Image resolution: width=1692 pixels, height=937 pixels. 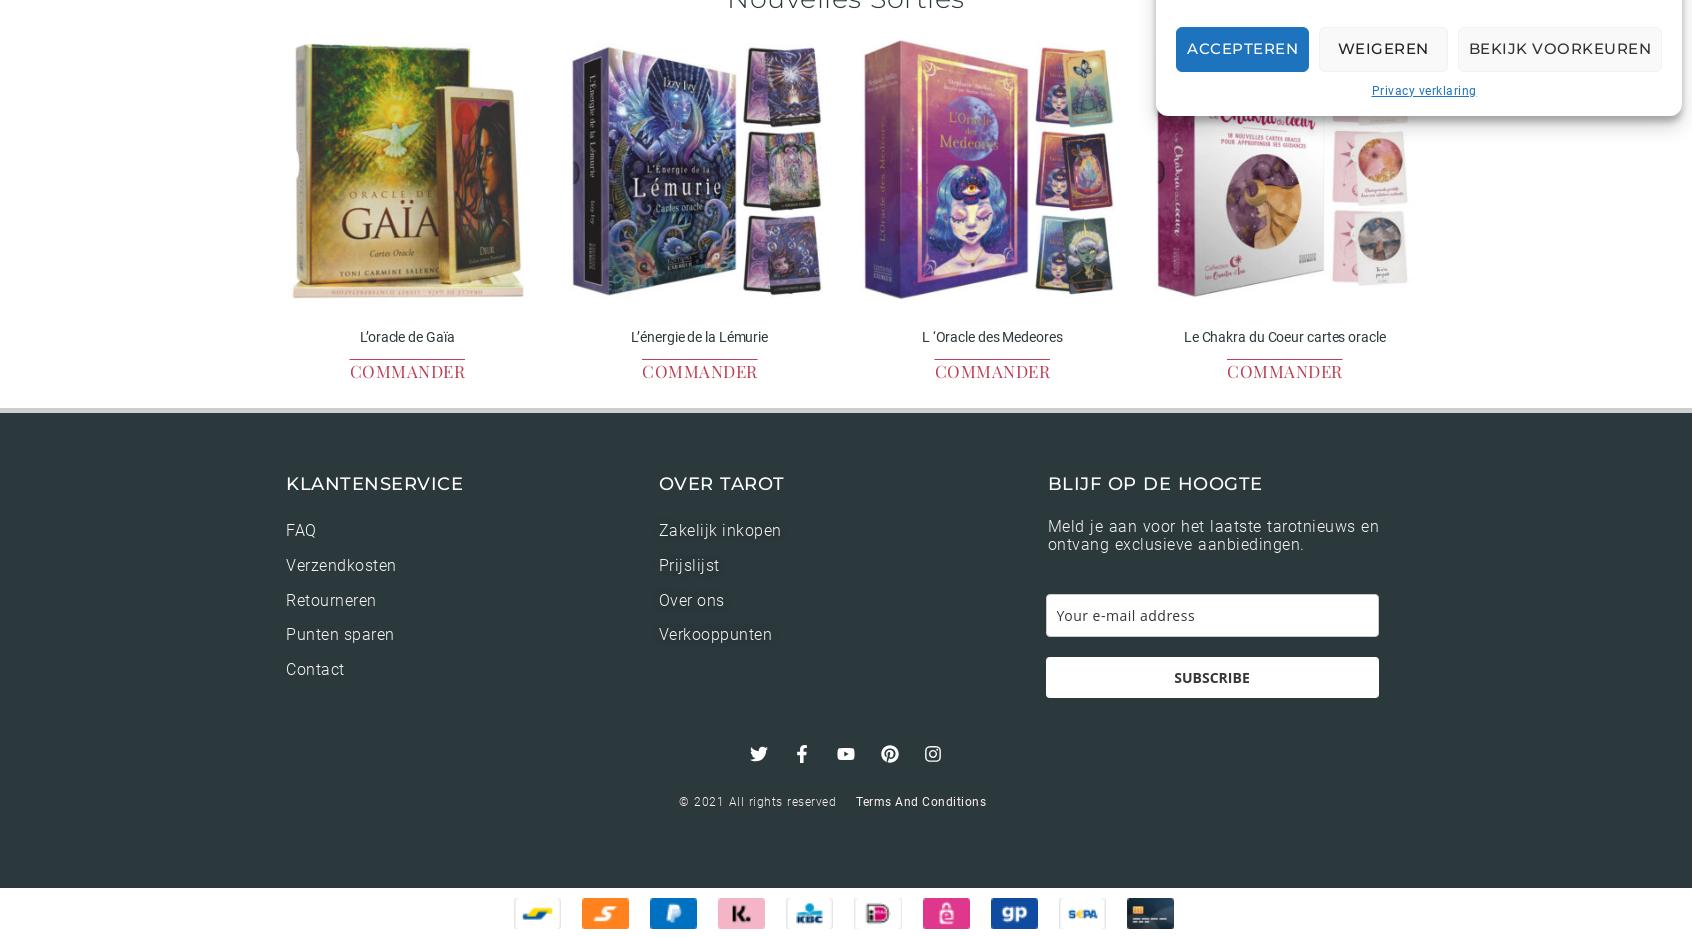 What do you see at coordinates (699, 336) in the screenshot?
I see `'L’énergie de la Lémurie'` at bounding box center [699, 336].